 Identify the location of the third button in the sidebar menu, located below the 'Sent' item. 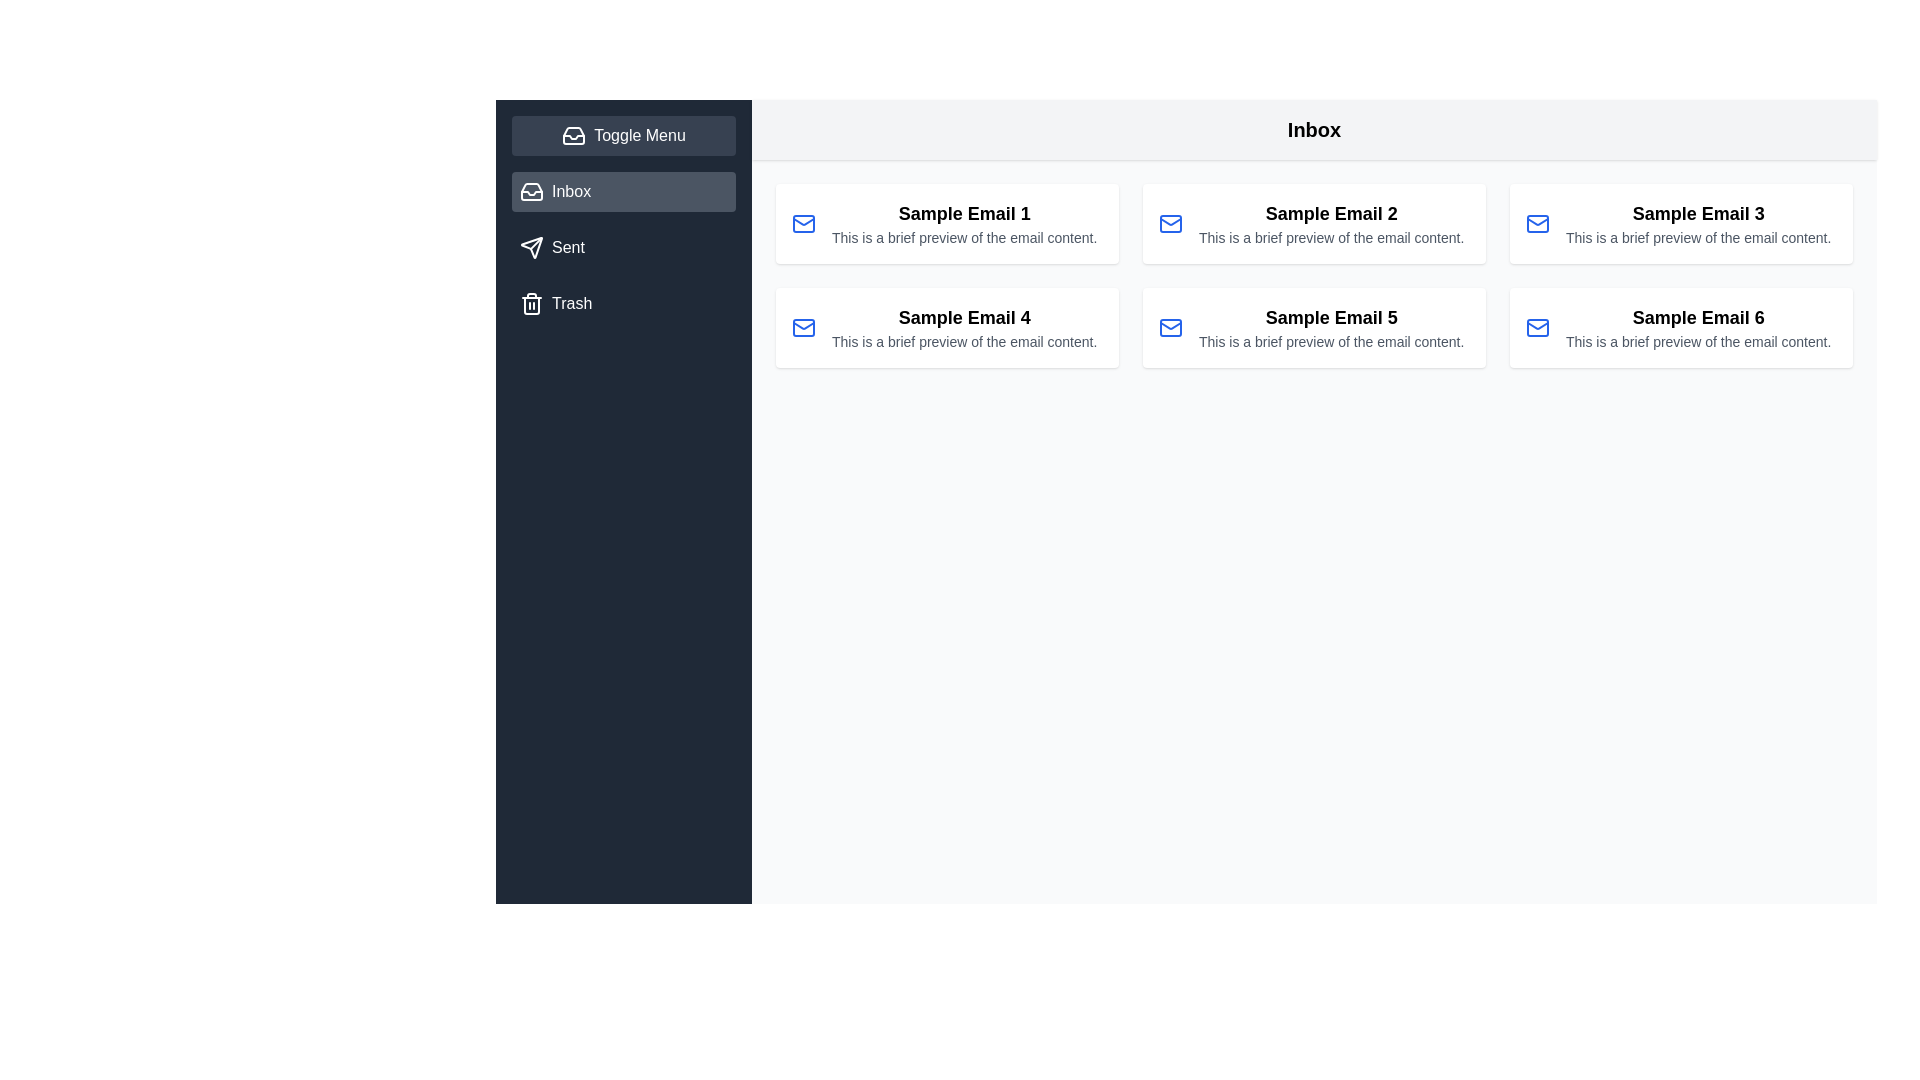
(623, 304).